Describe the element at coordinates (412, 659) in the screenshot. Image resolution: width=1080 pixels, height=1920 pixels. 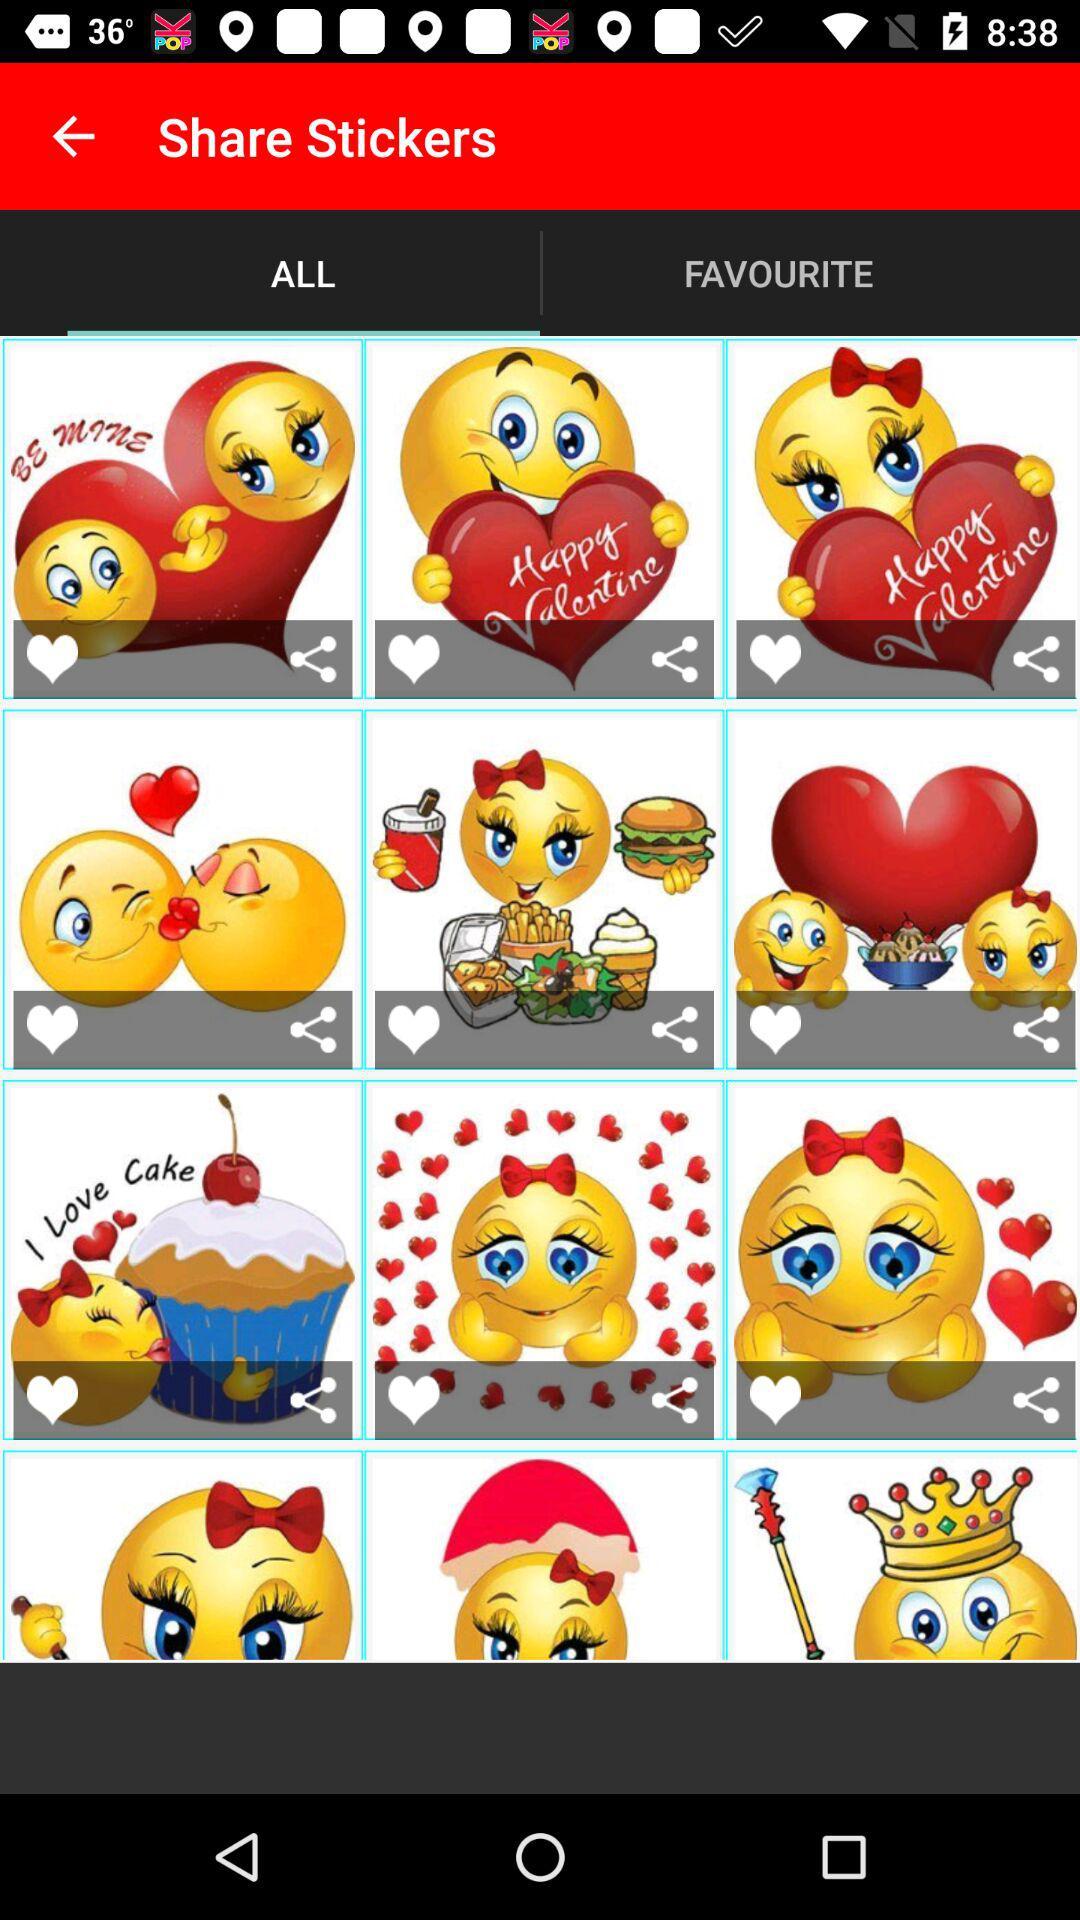
I see `click love` at that location.